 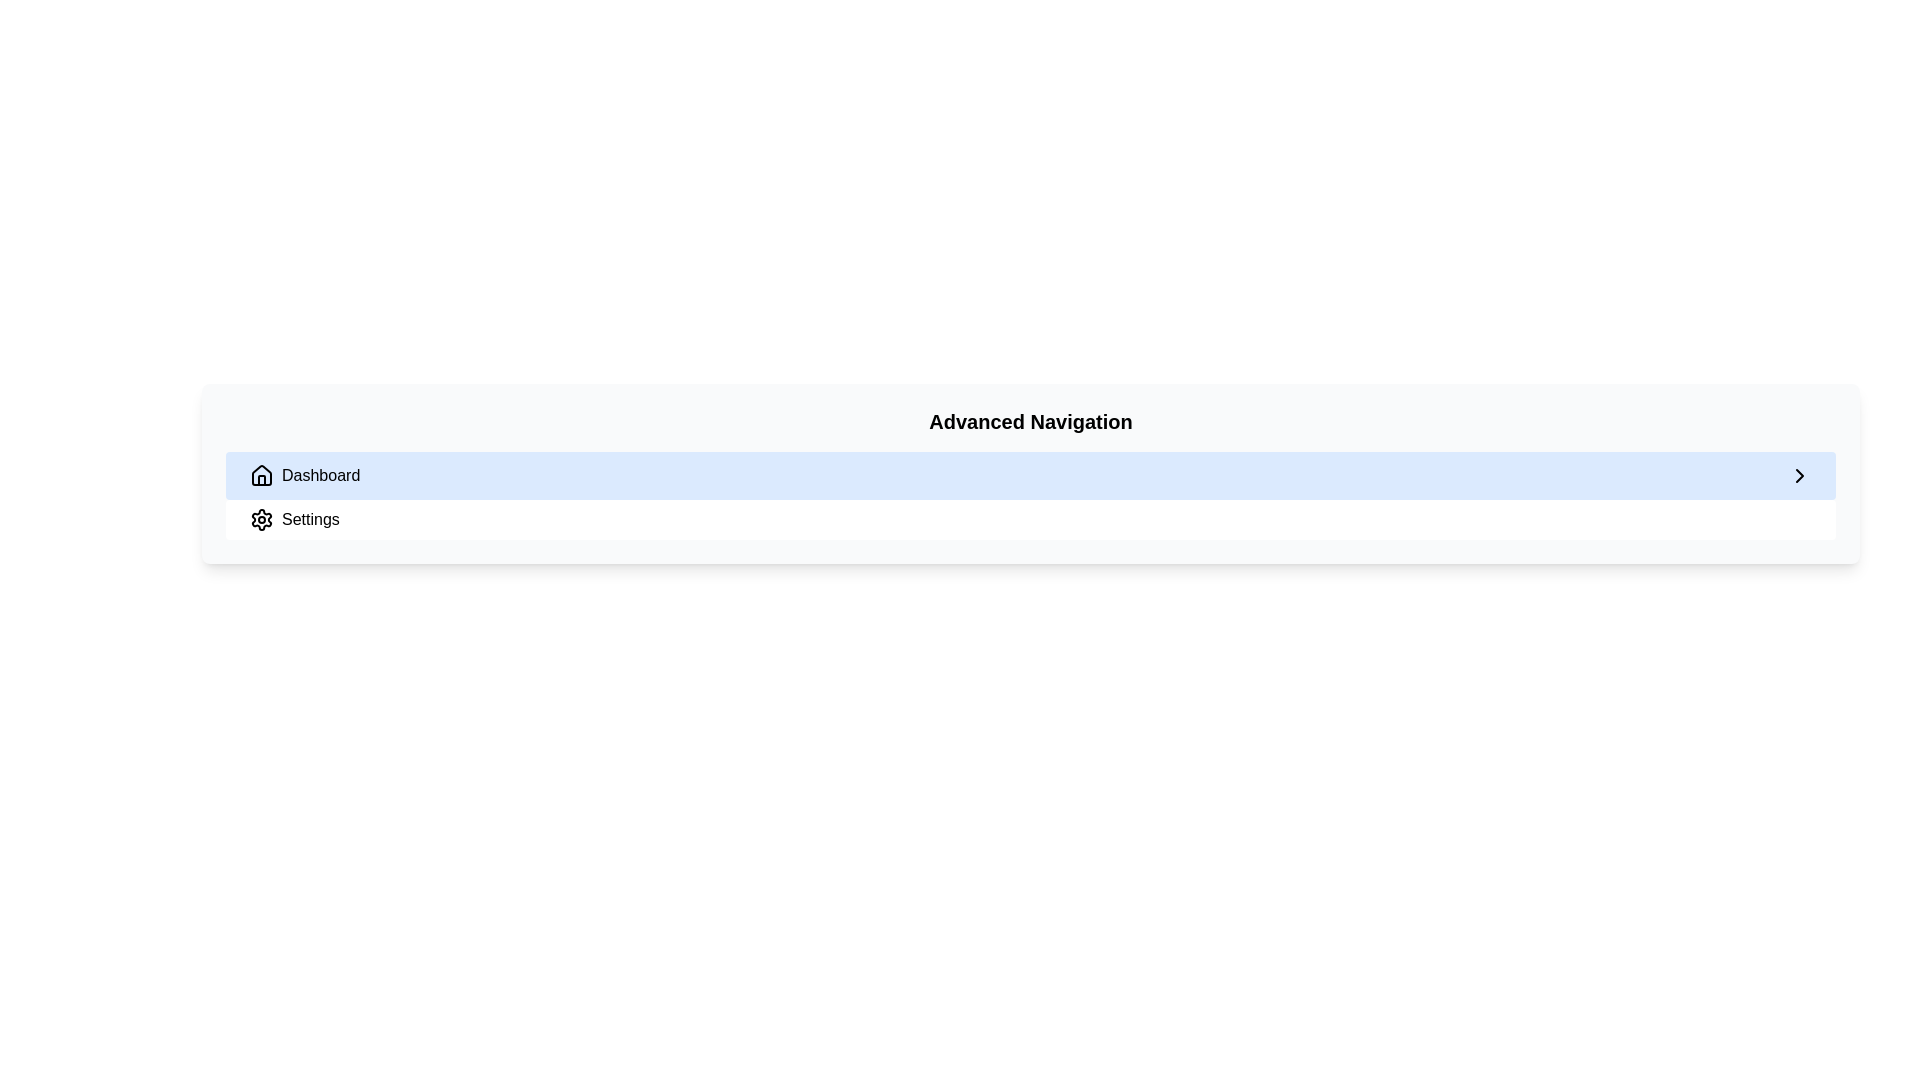 I want to click on the 'Settings' text label in the navigation menu, so click(x=309, y=519).